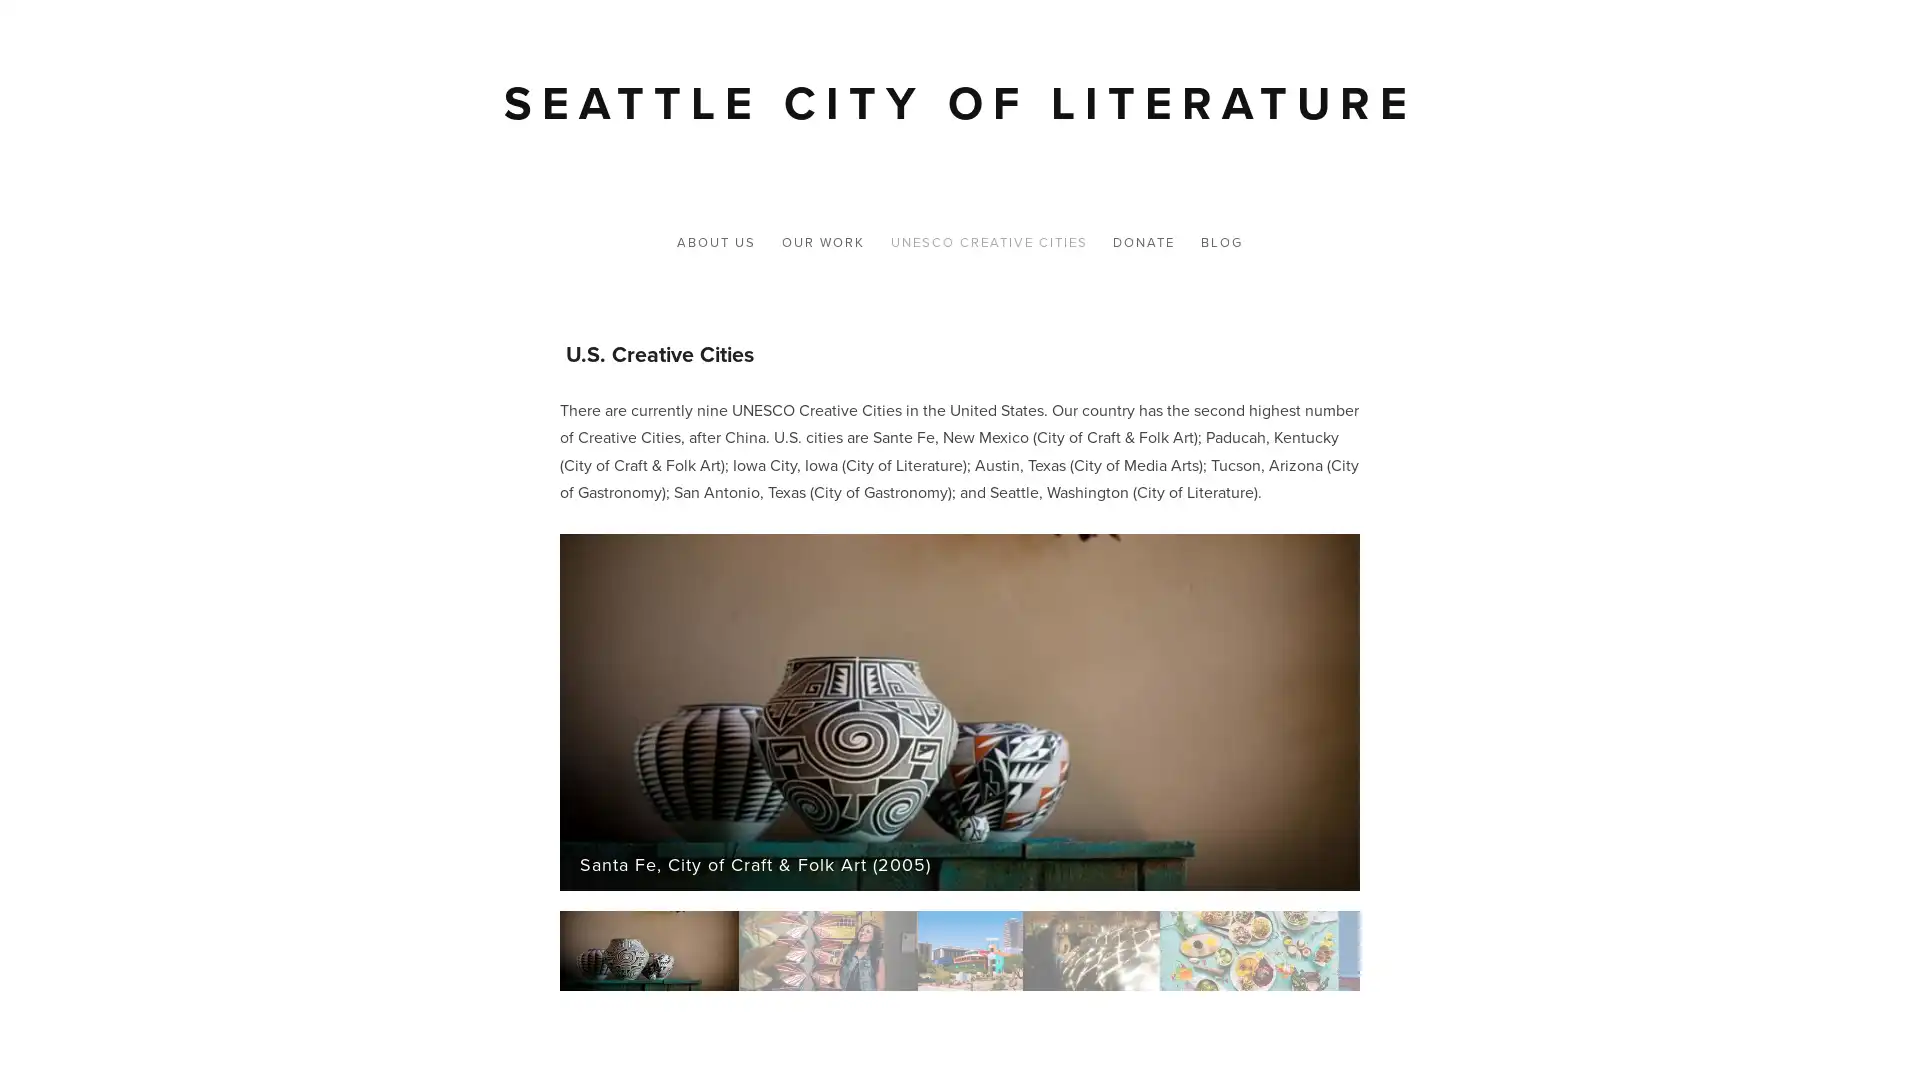 The width and height of the screenshot is (1920, 1080). What do you see at coordinates (637, 950) in the screenshot?
I see `Slide 1` at bounding box center [637, 950].